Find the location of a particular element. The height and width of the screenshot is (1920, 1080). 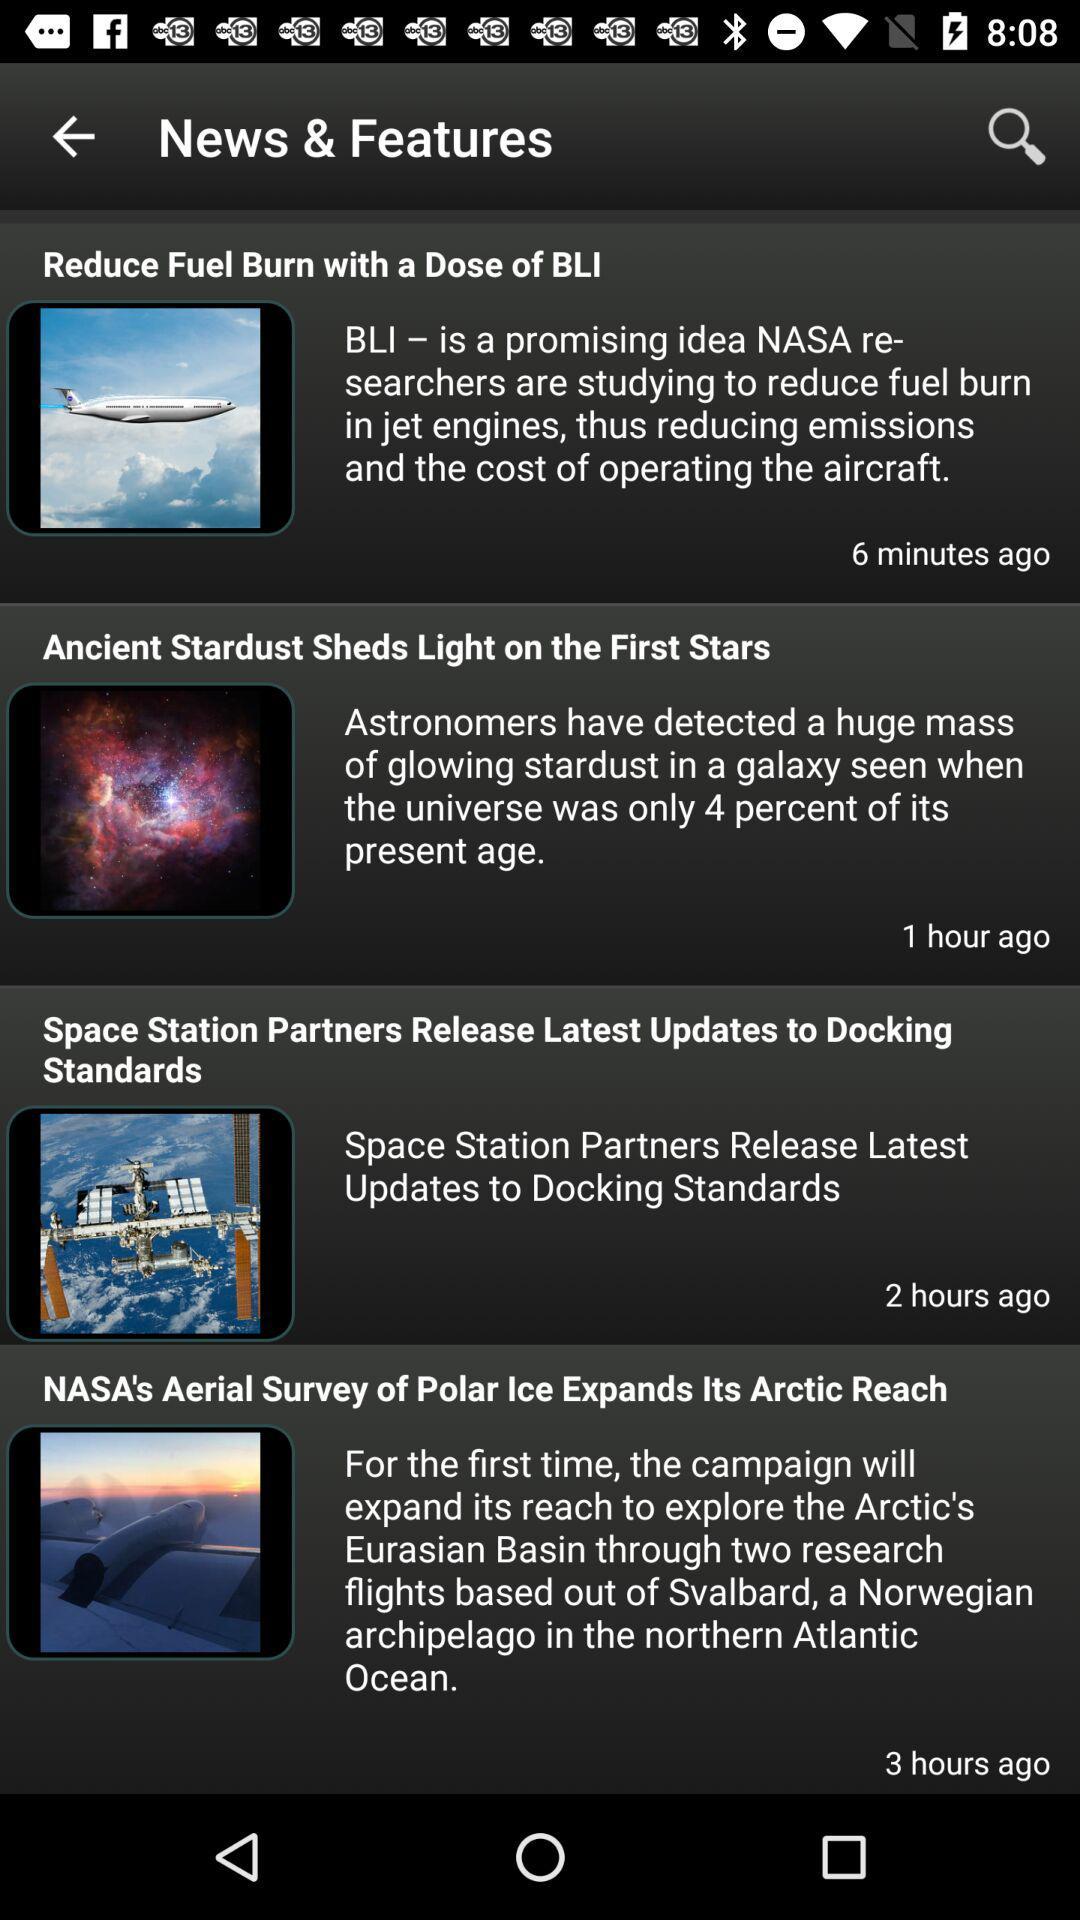

the item on the right is located at coordinates (975, 947).